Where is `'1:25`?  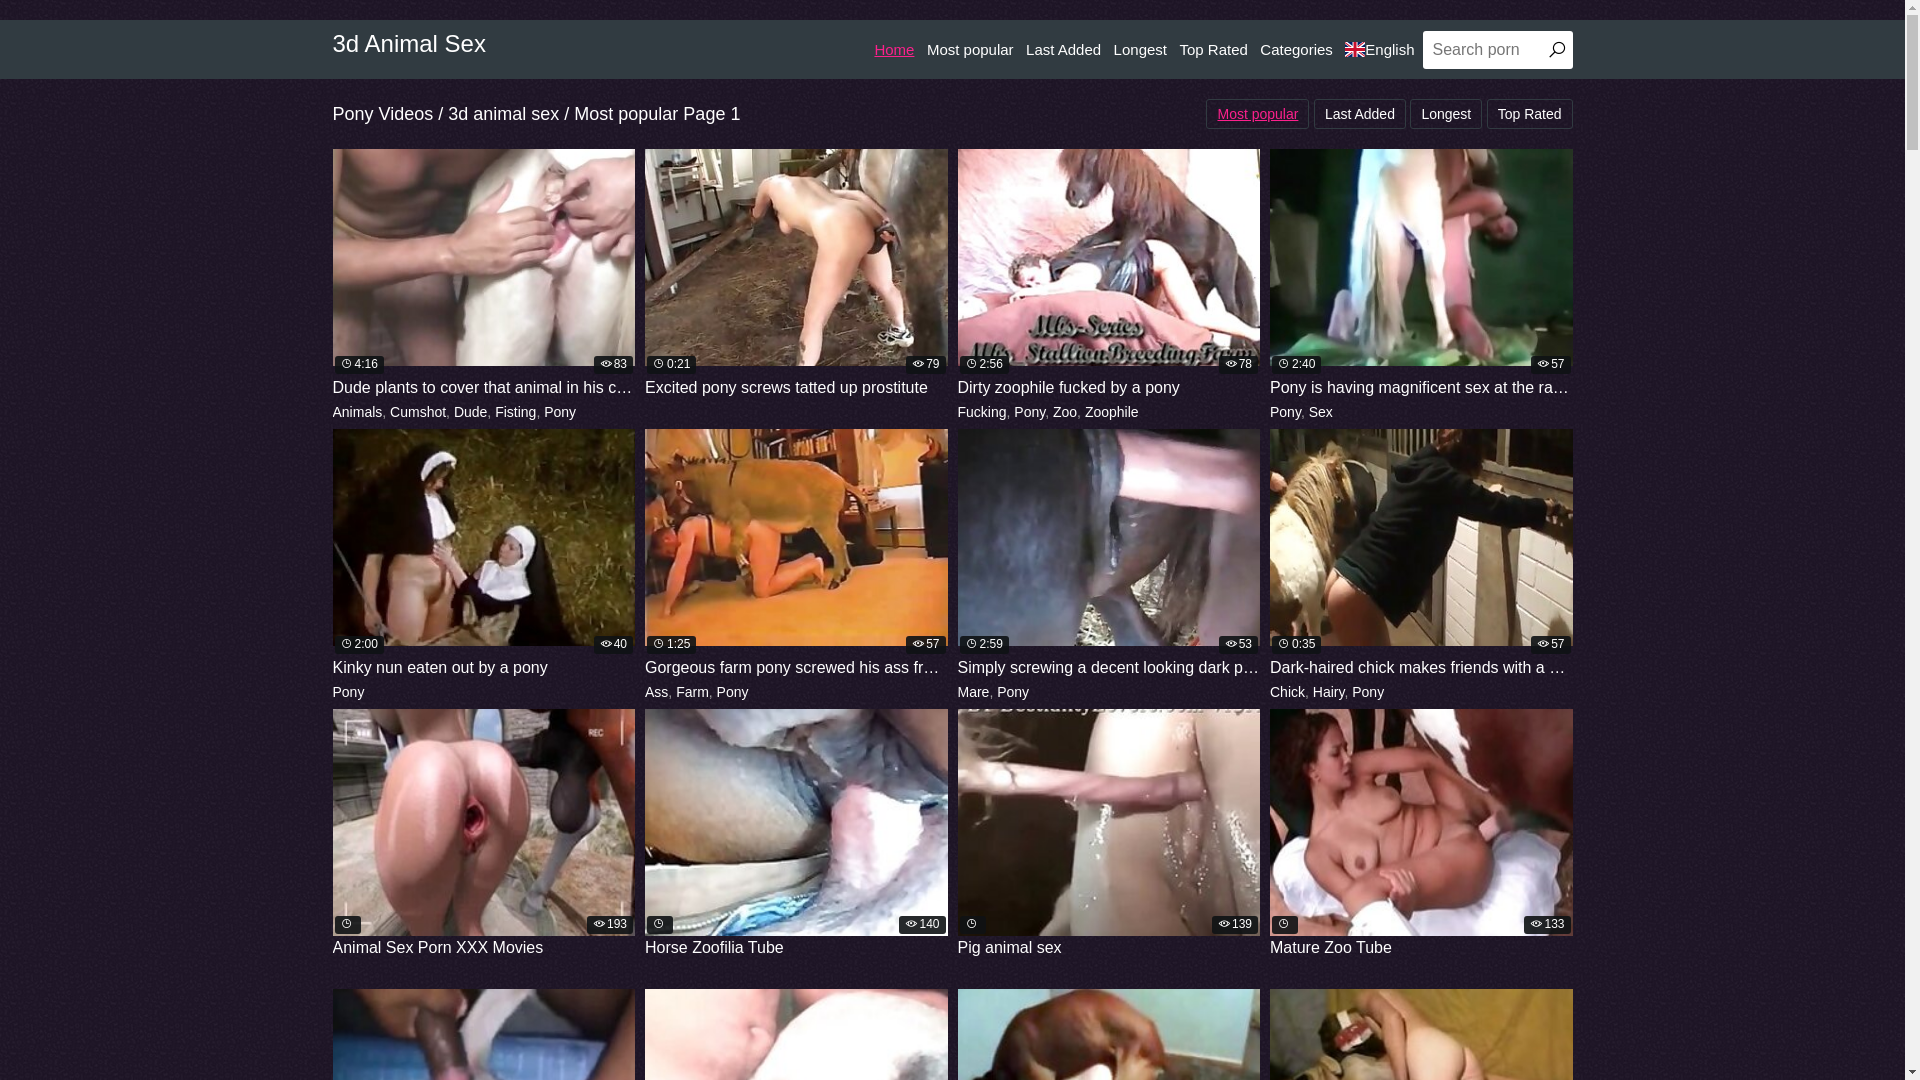
'1:25 is located at coordinates (795, 554).